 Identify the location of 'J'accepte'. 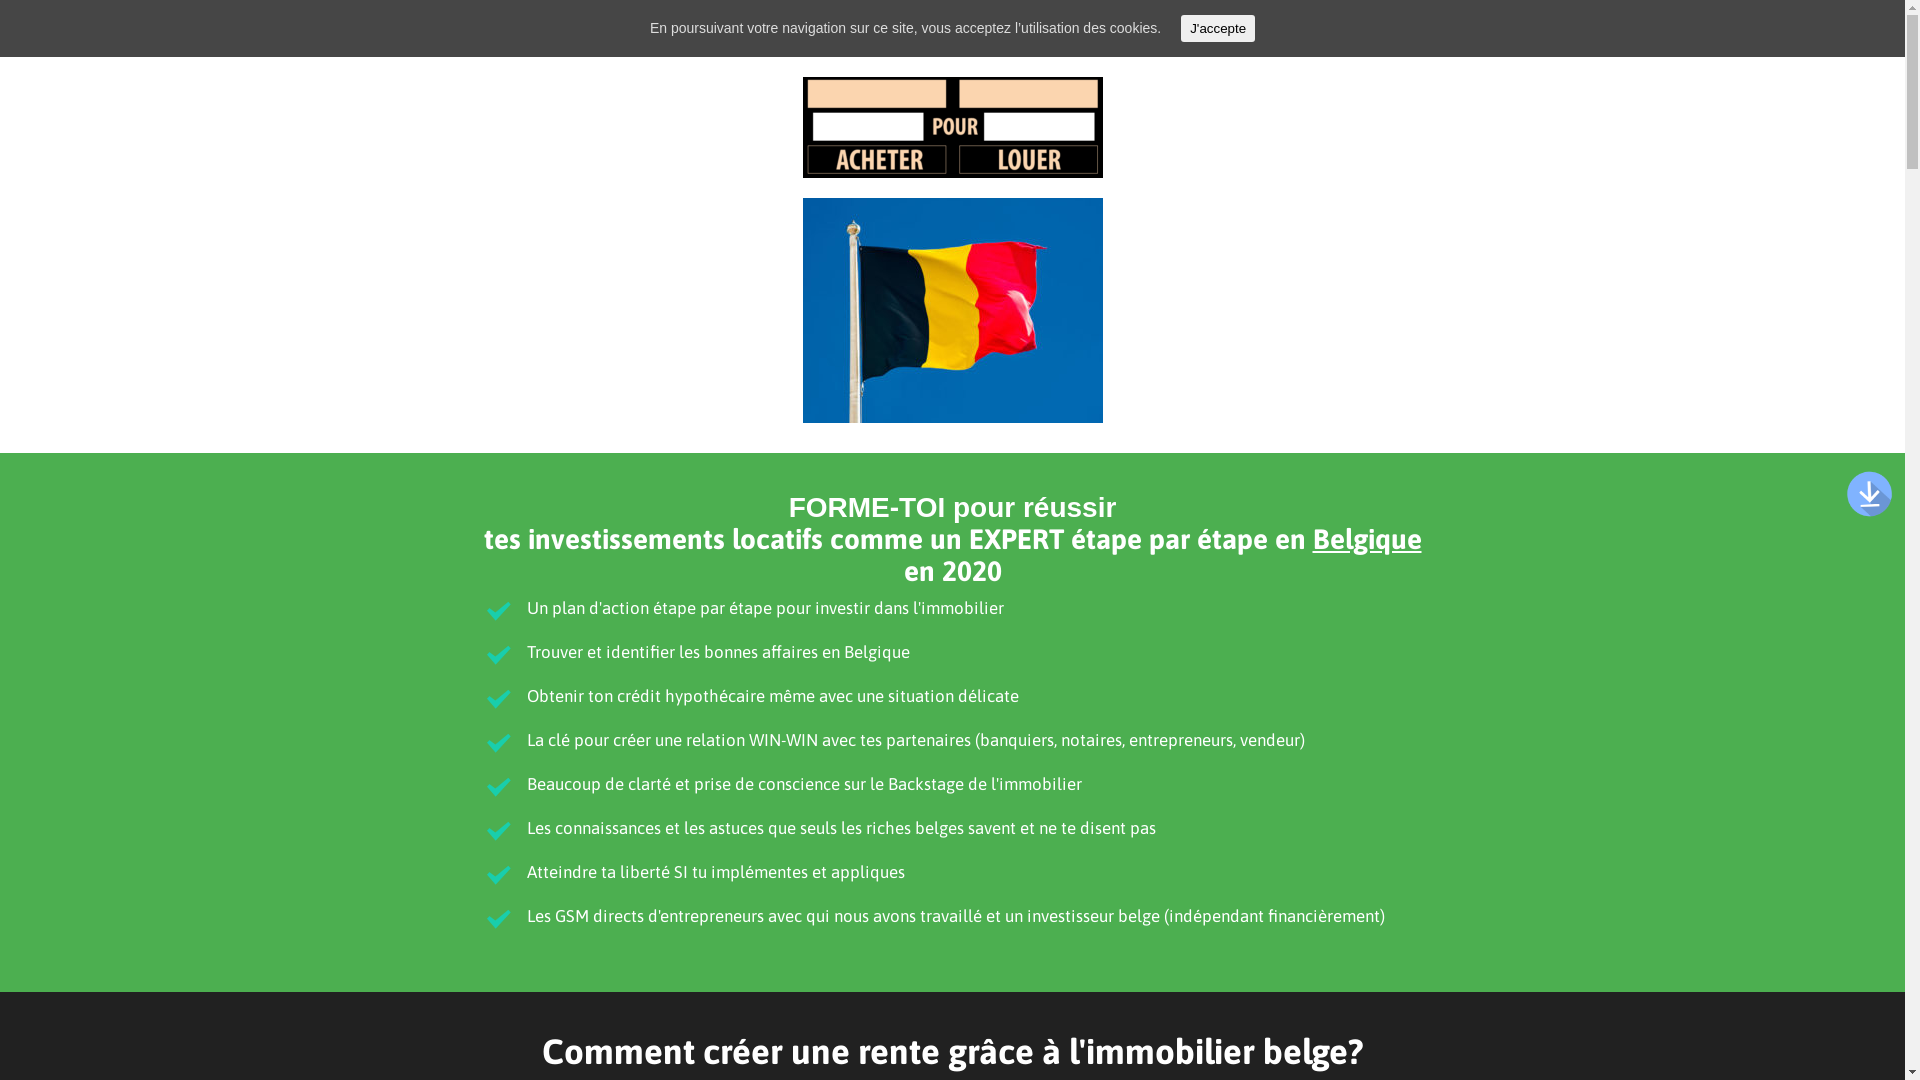
(1217, 28).